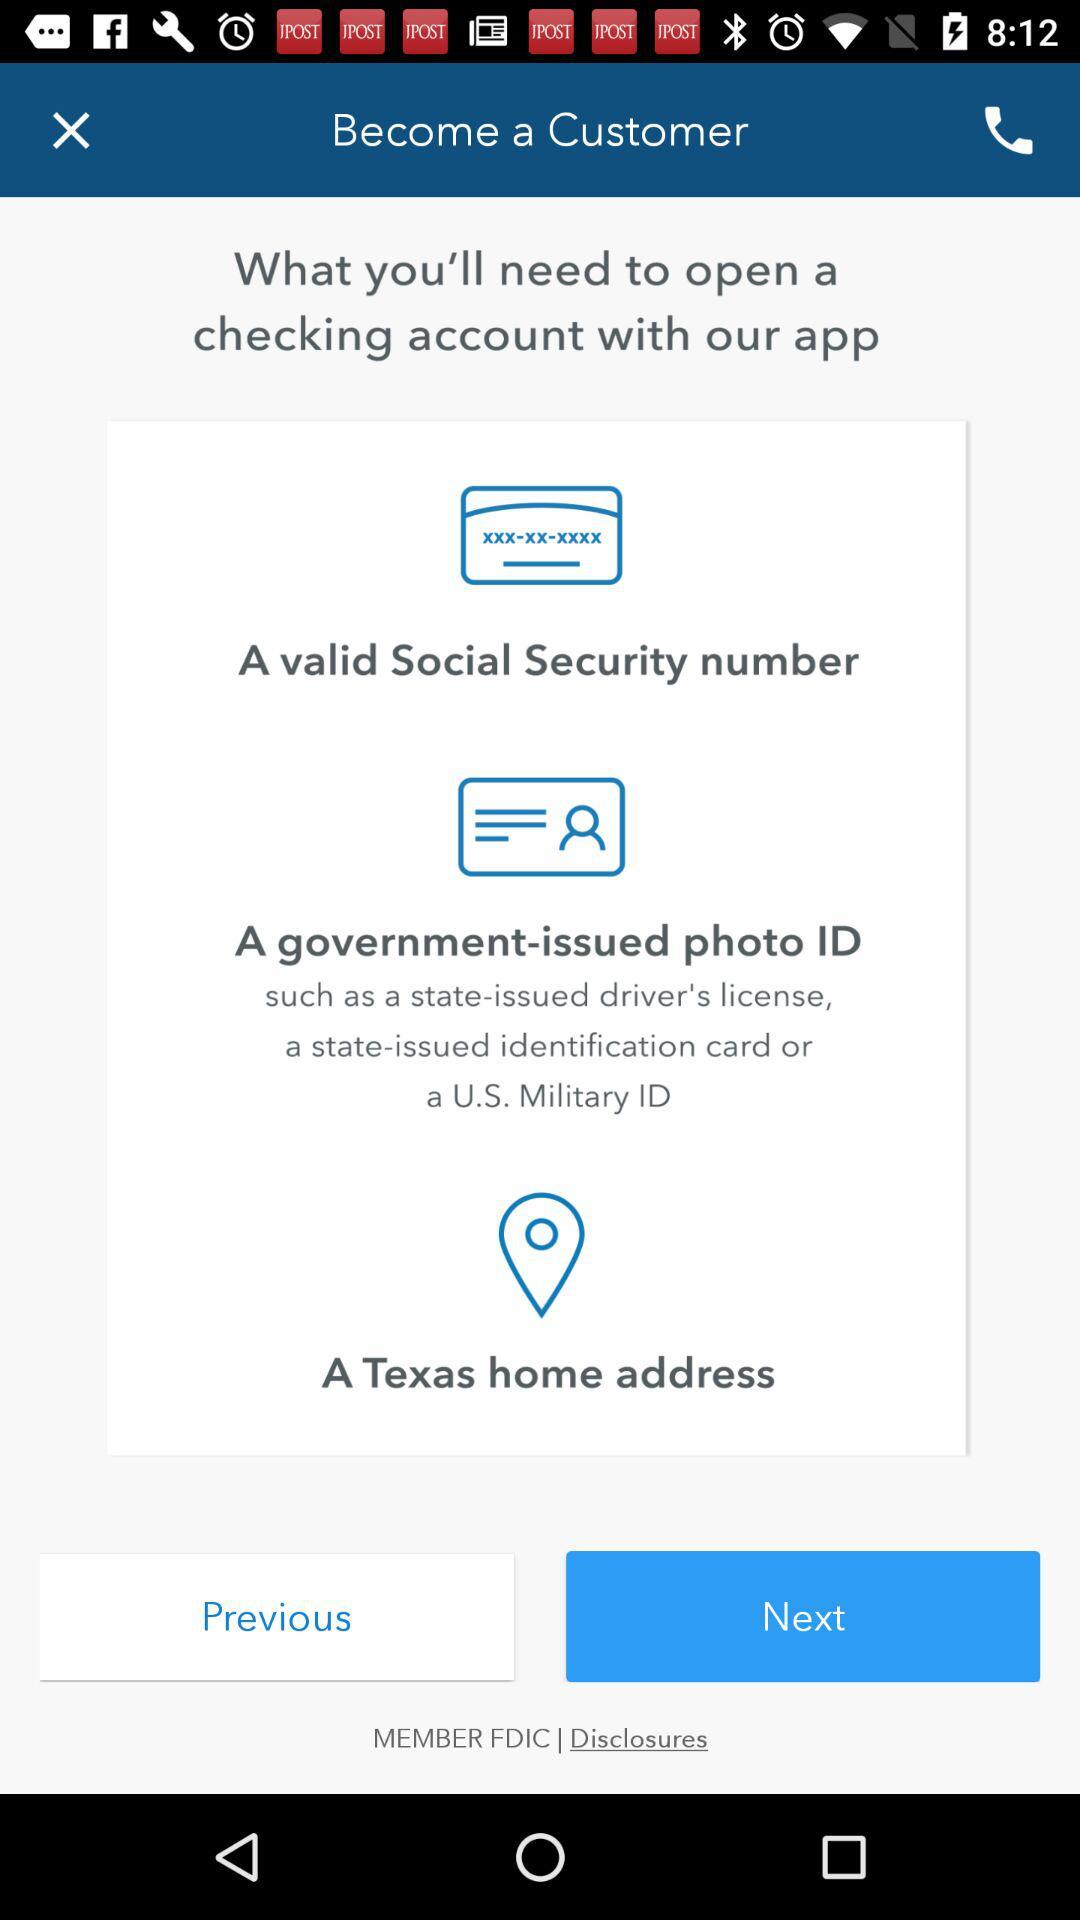  I want to click on previous item, so click(276, 1617).